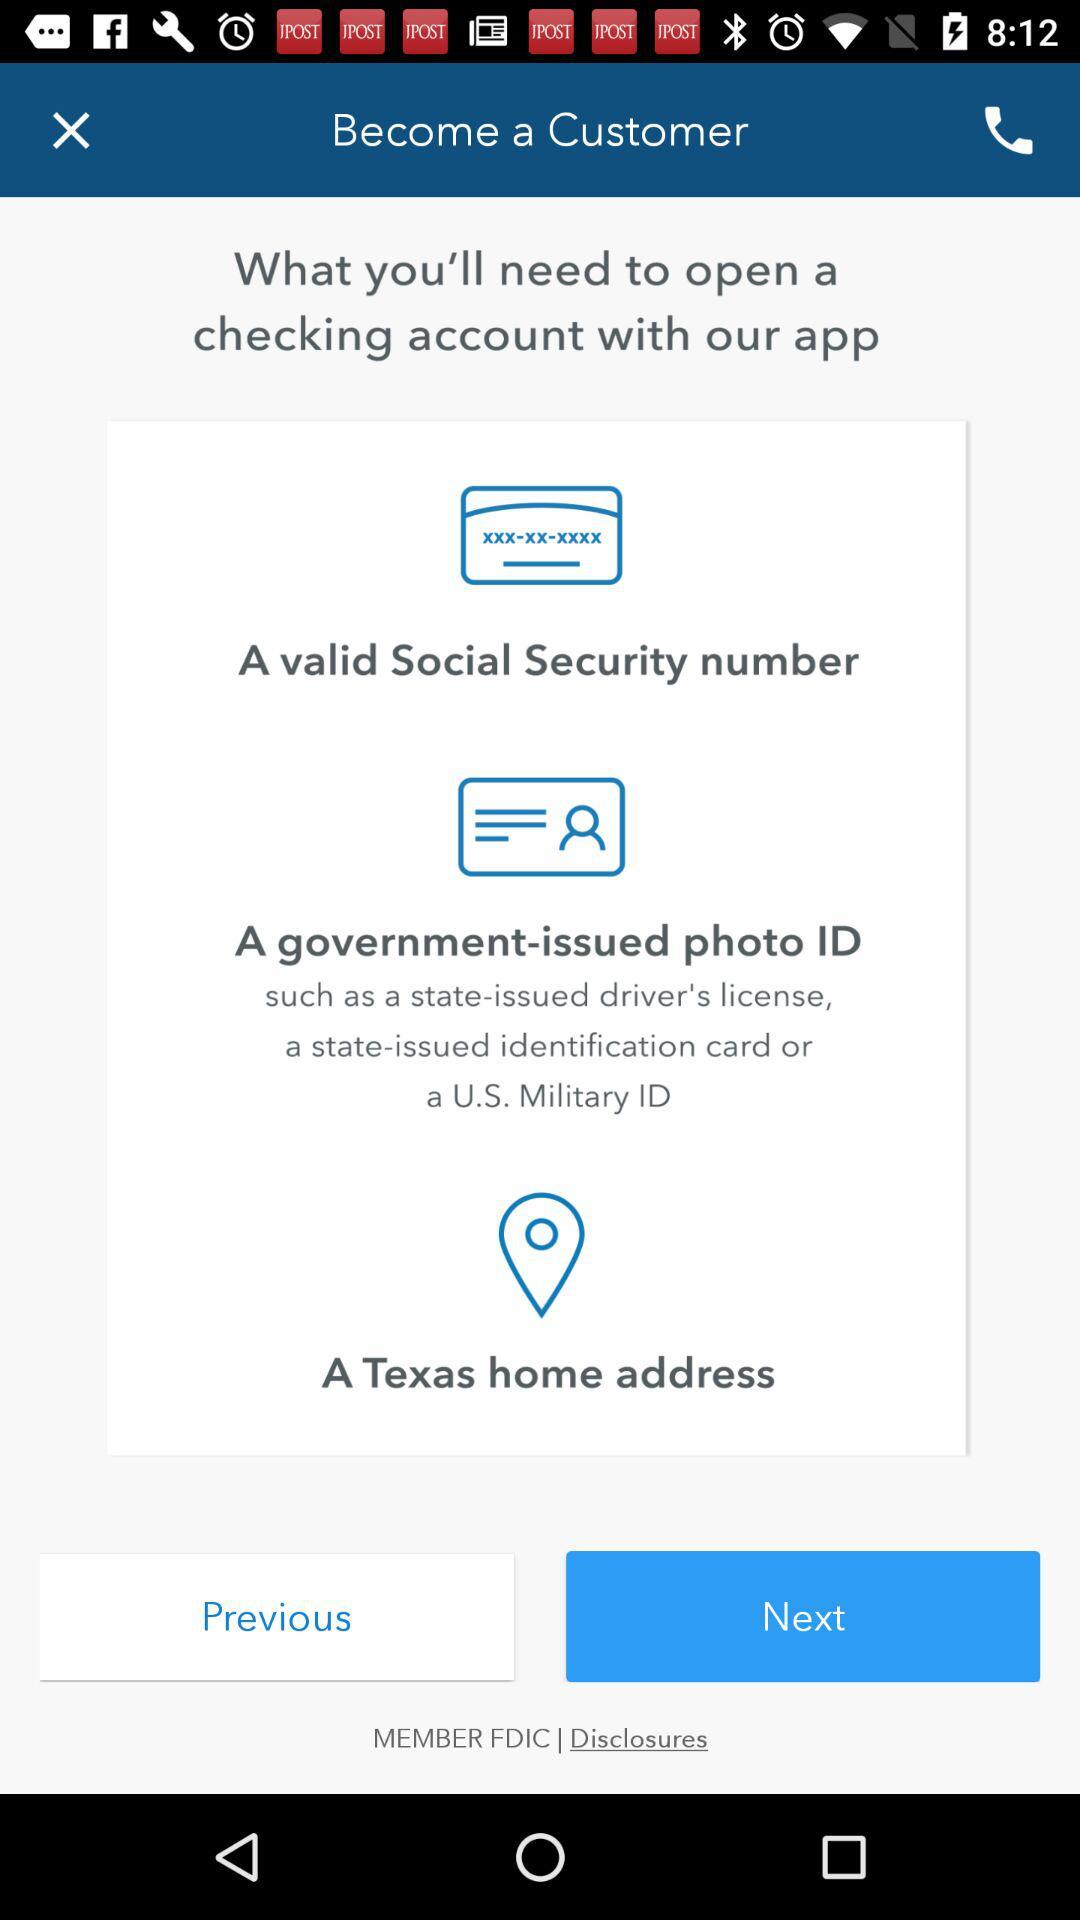  I want to click on previous item, so click(276, 1617).